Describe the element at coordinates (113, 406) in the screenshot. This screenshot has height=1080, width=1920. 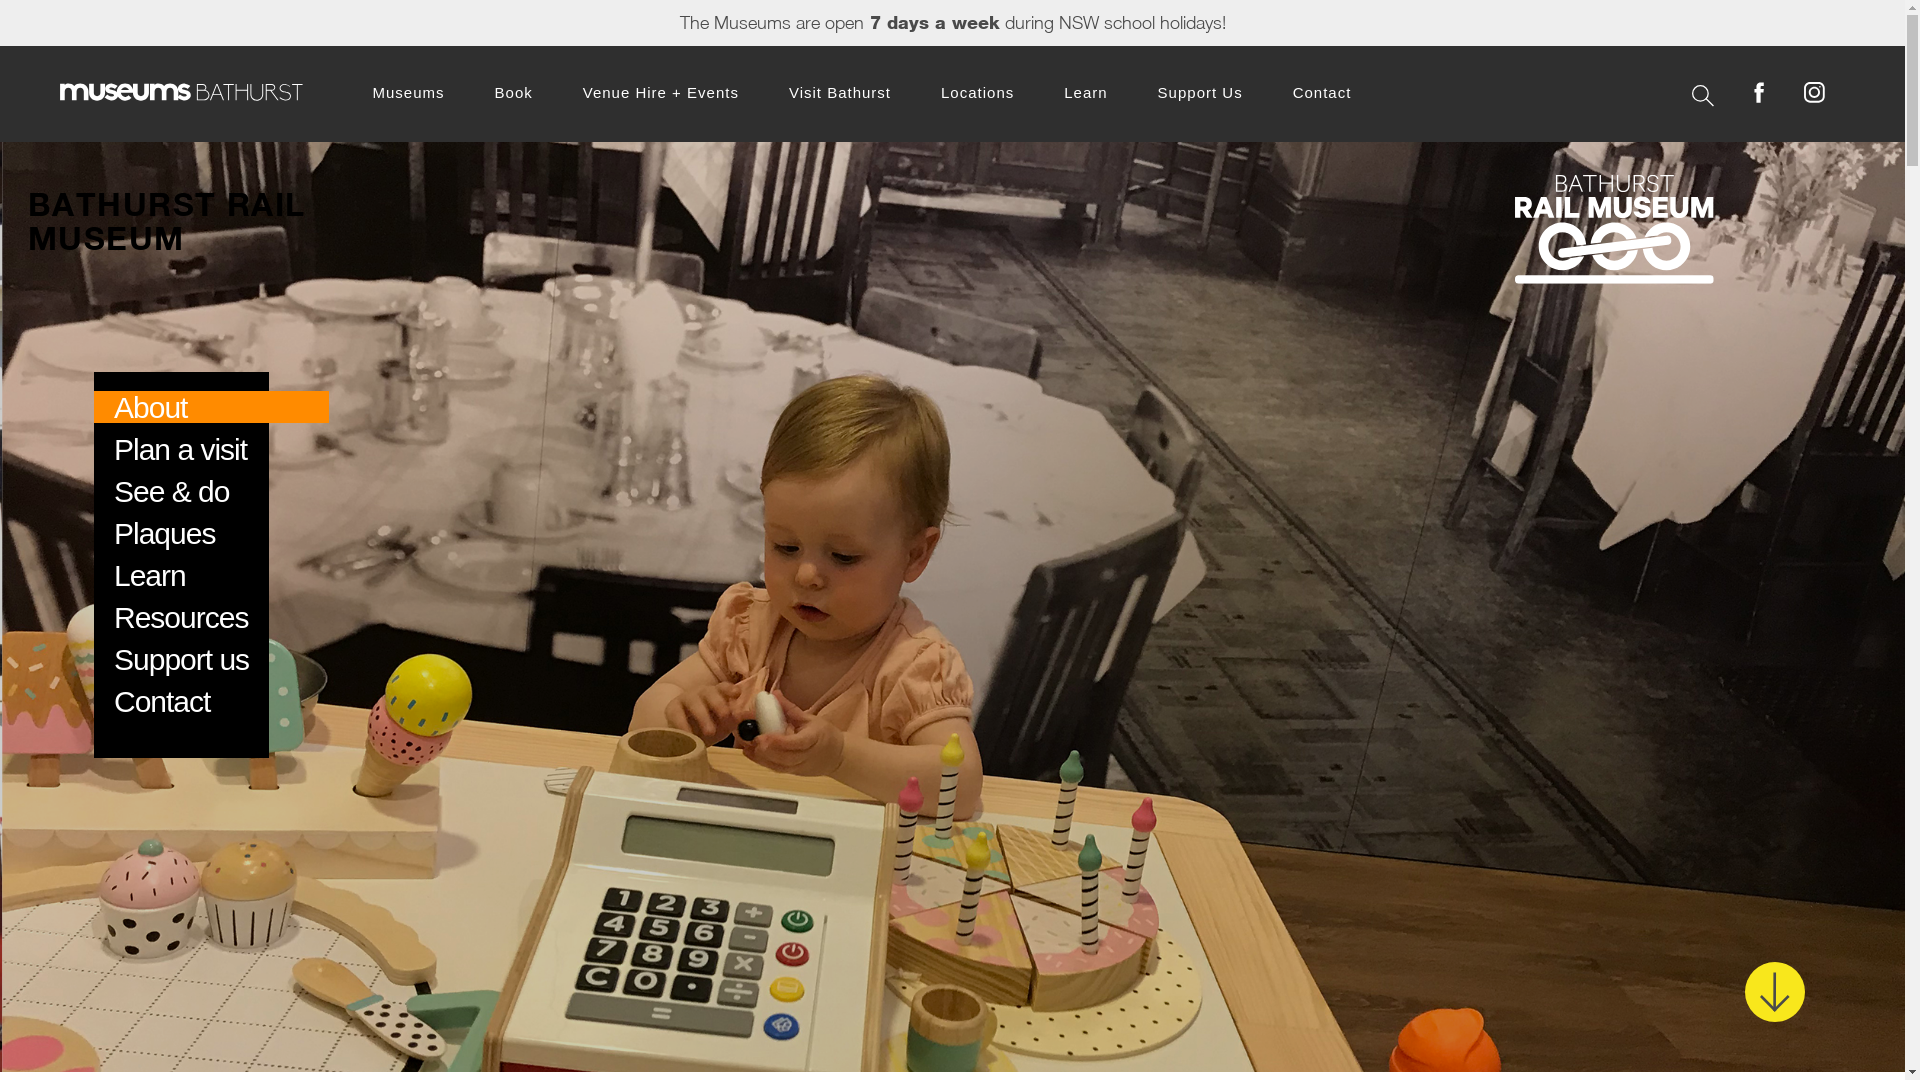
I see `'About'` at that location.